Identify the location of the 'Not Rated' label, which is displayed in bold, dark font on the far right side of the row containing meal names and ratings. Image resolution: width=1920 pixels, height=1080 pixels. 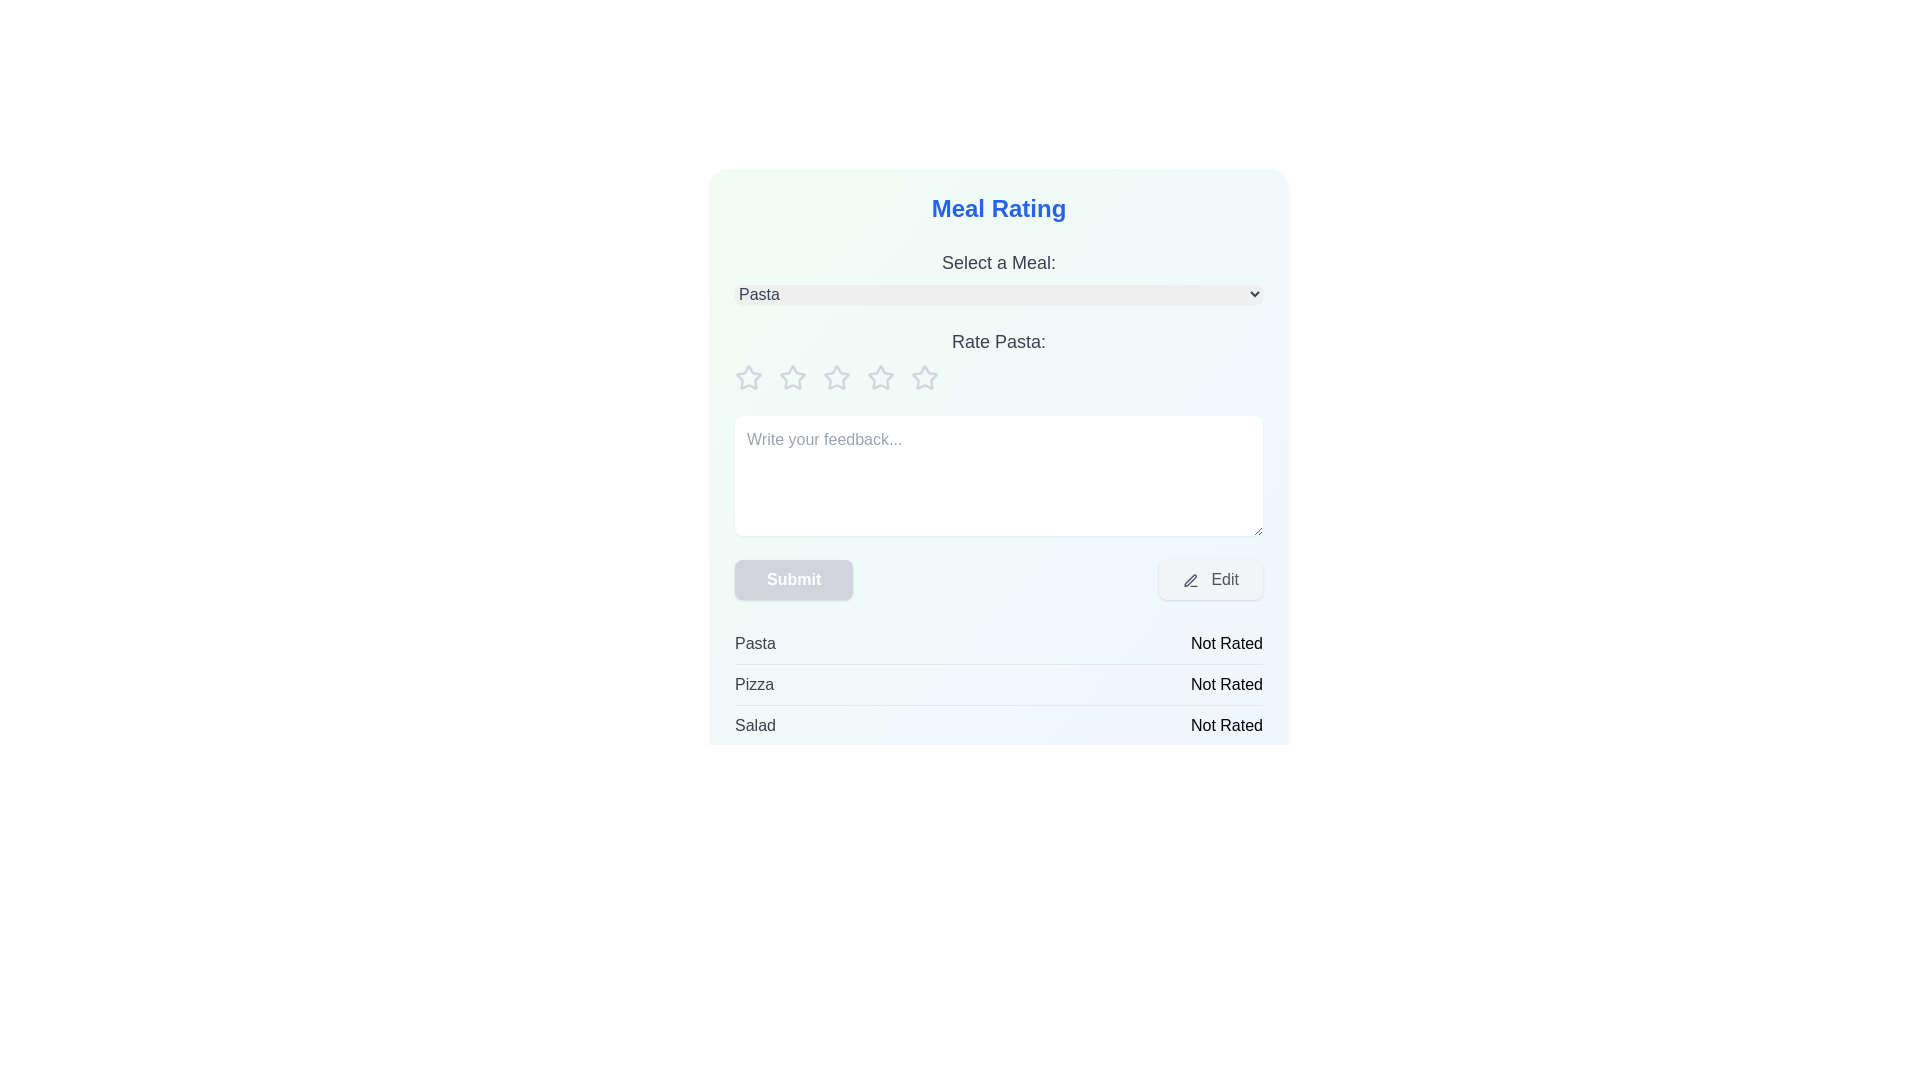
(1226, 684).